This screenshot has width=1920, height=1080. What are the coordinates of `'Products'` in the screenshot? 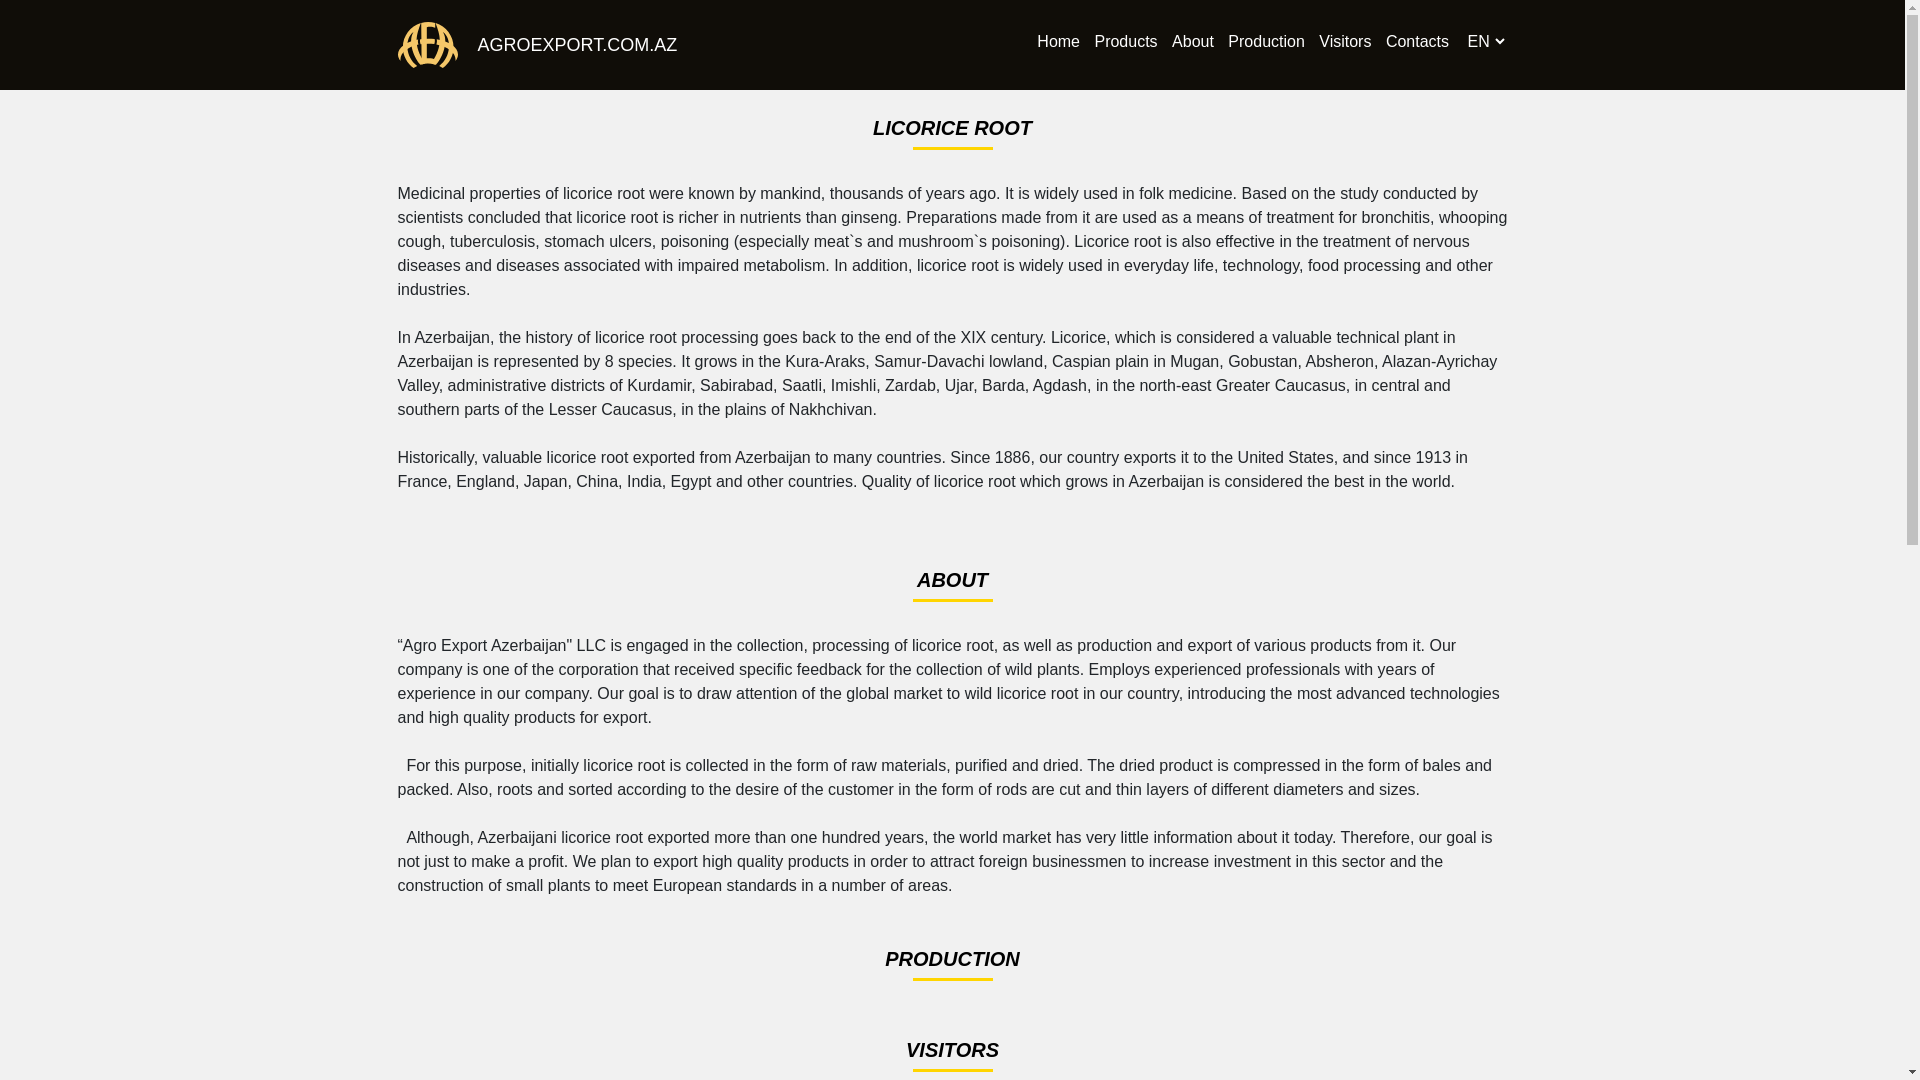 It's located at (1125, 43).